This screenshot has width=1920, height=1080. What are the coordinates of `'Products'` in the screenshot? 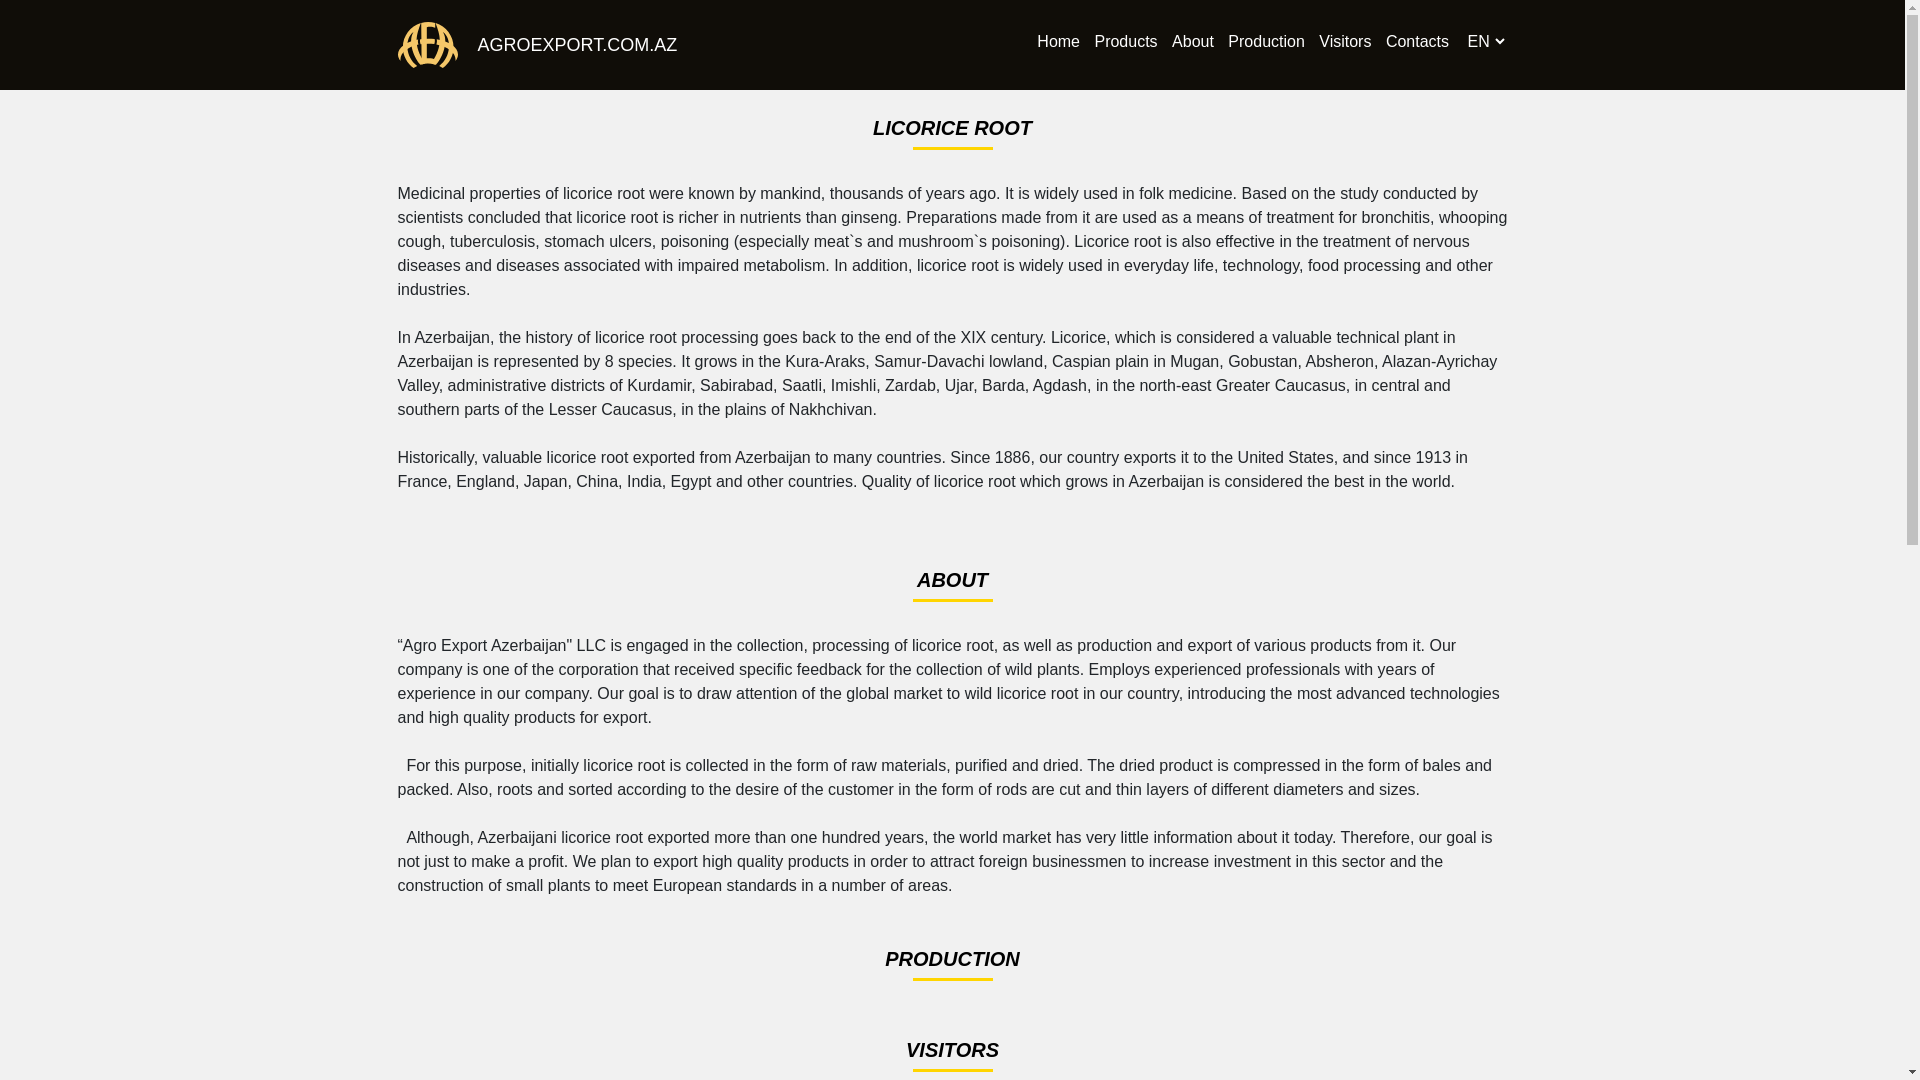 It's located at (1125, 43).